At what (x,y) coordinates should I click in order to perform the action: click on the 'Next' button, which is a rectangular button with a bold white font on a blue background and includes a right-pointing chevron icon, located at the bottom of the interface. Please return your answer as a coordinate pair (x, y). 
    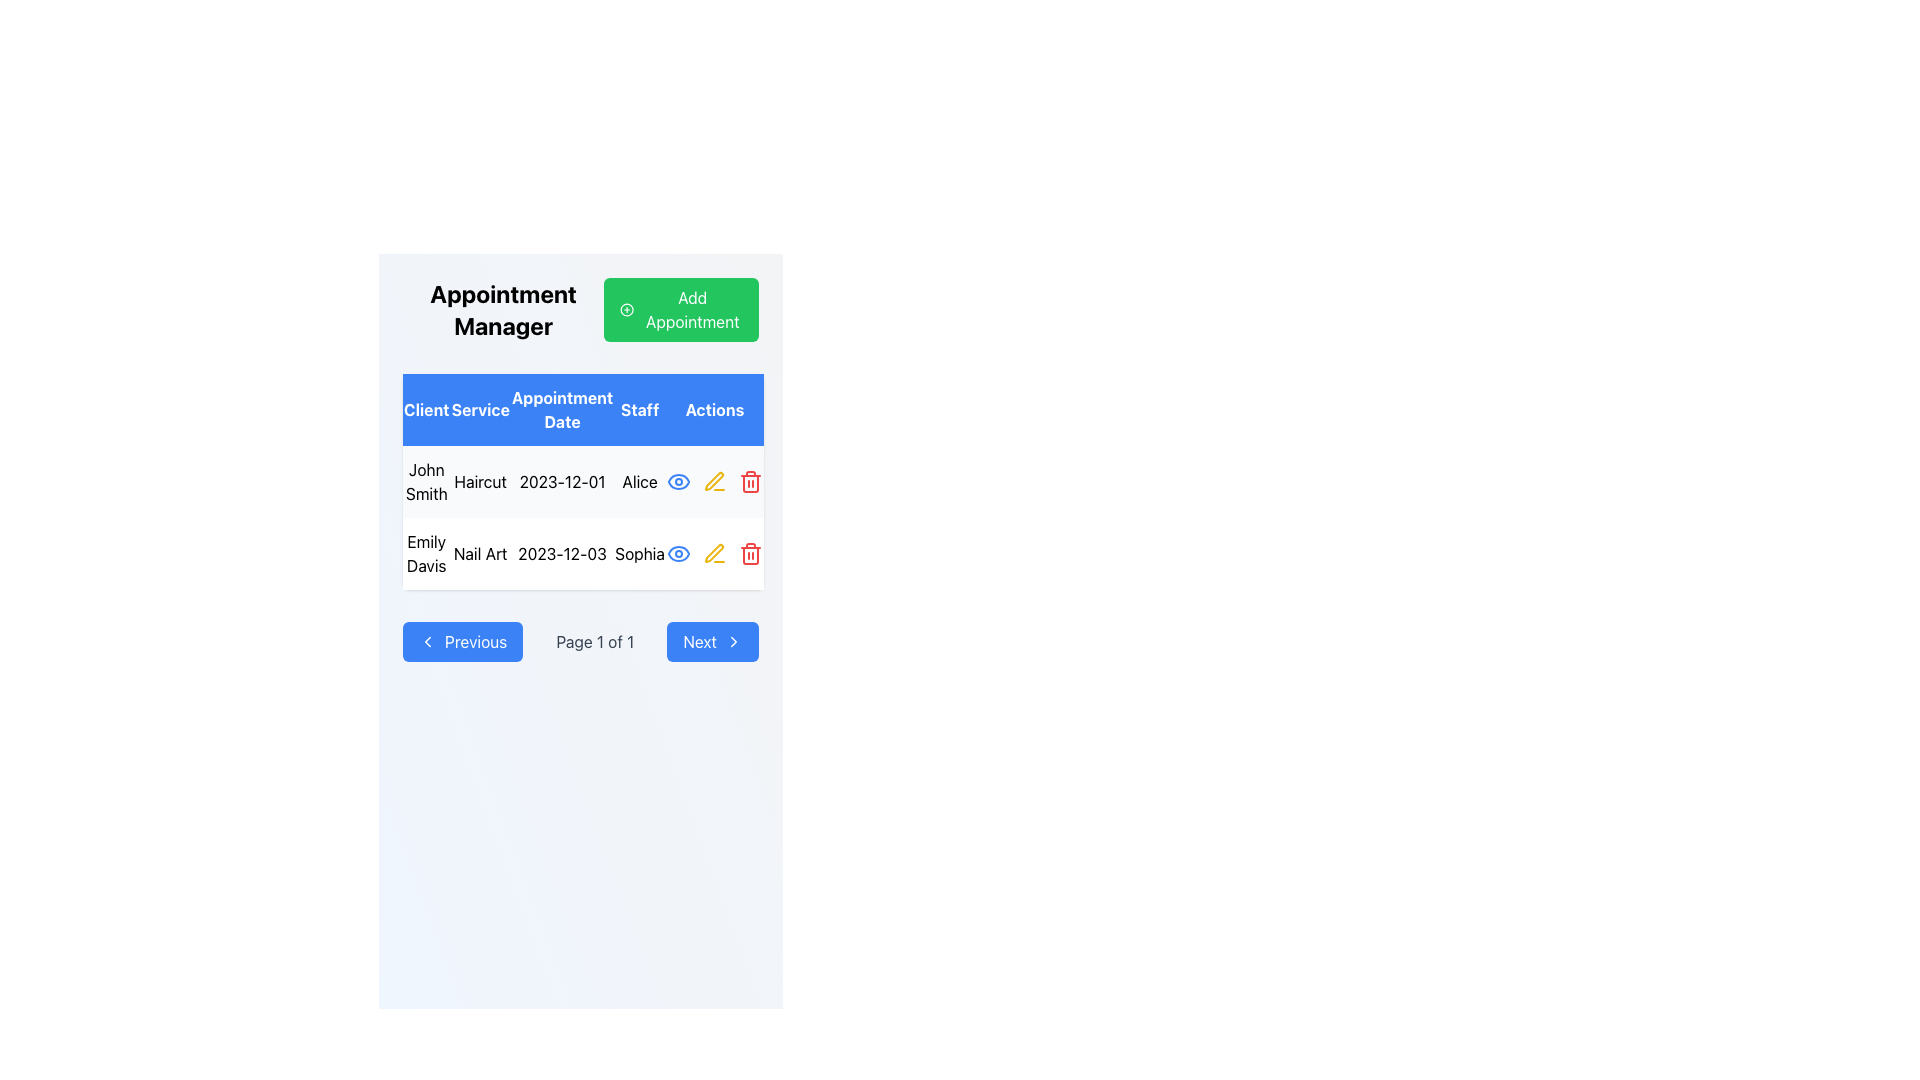
    Looking at the image, I should click on (713, 641).